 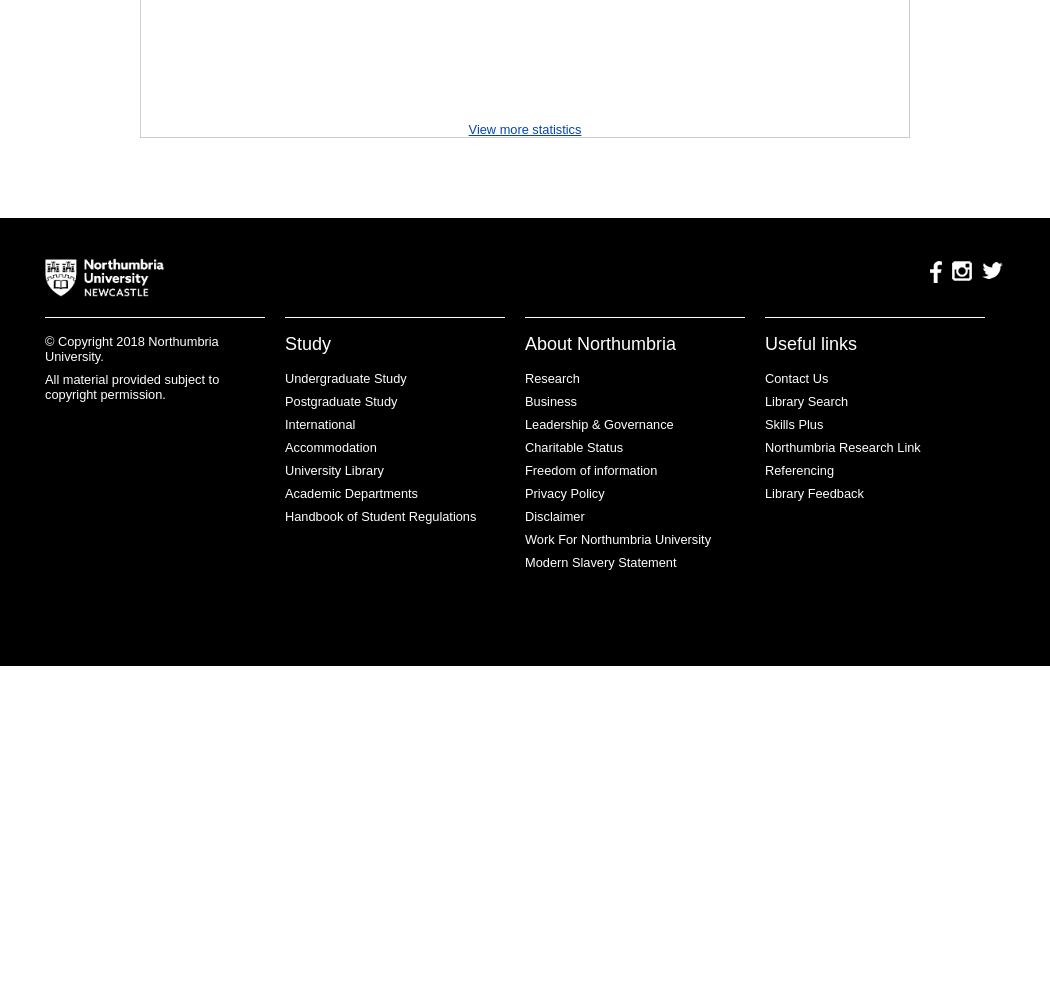 I want to click on 'Research', so click(x=551, y=378).